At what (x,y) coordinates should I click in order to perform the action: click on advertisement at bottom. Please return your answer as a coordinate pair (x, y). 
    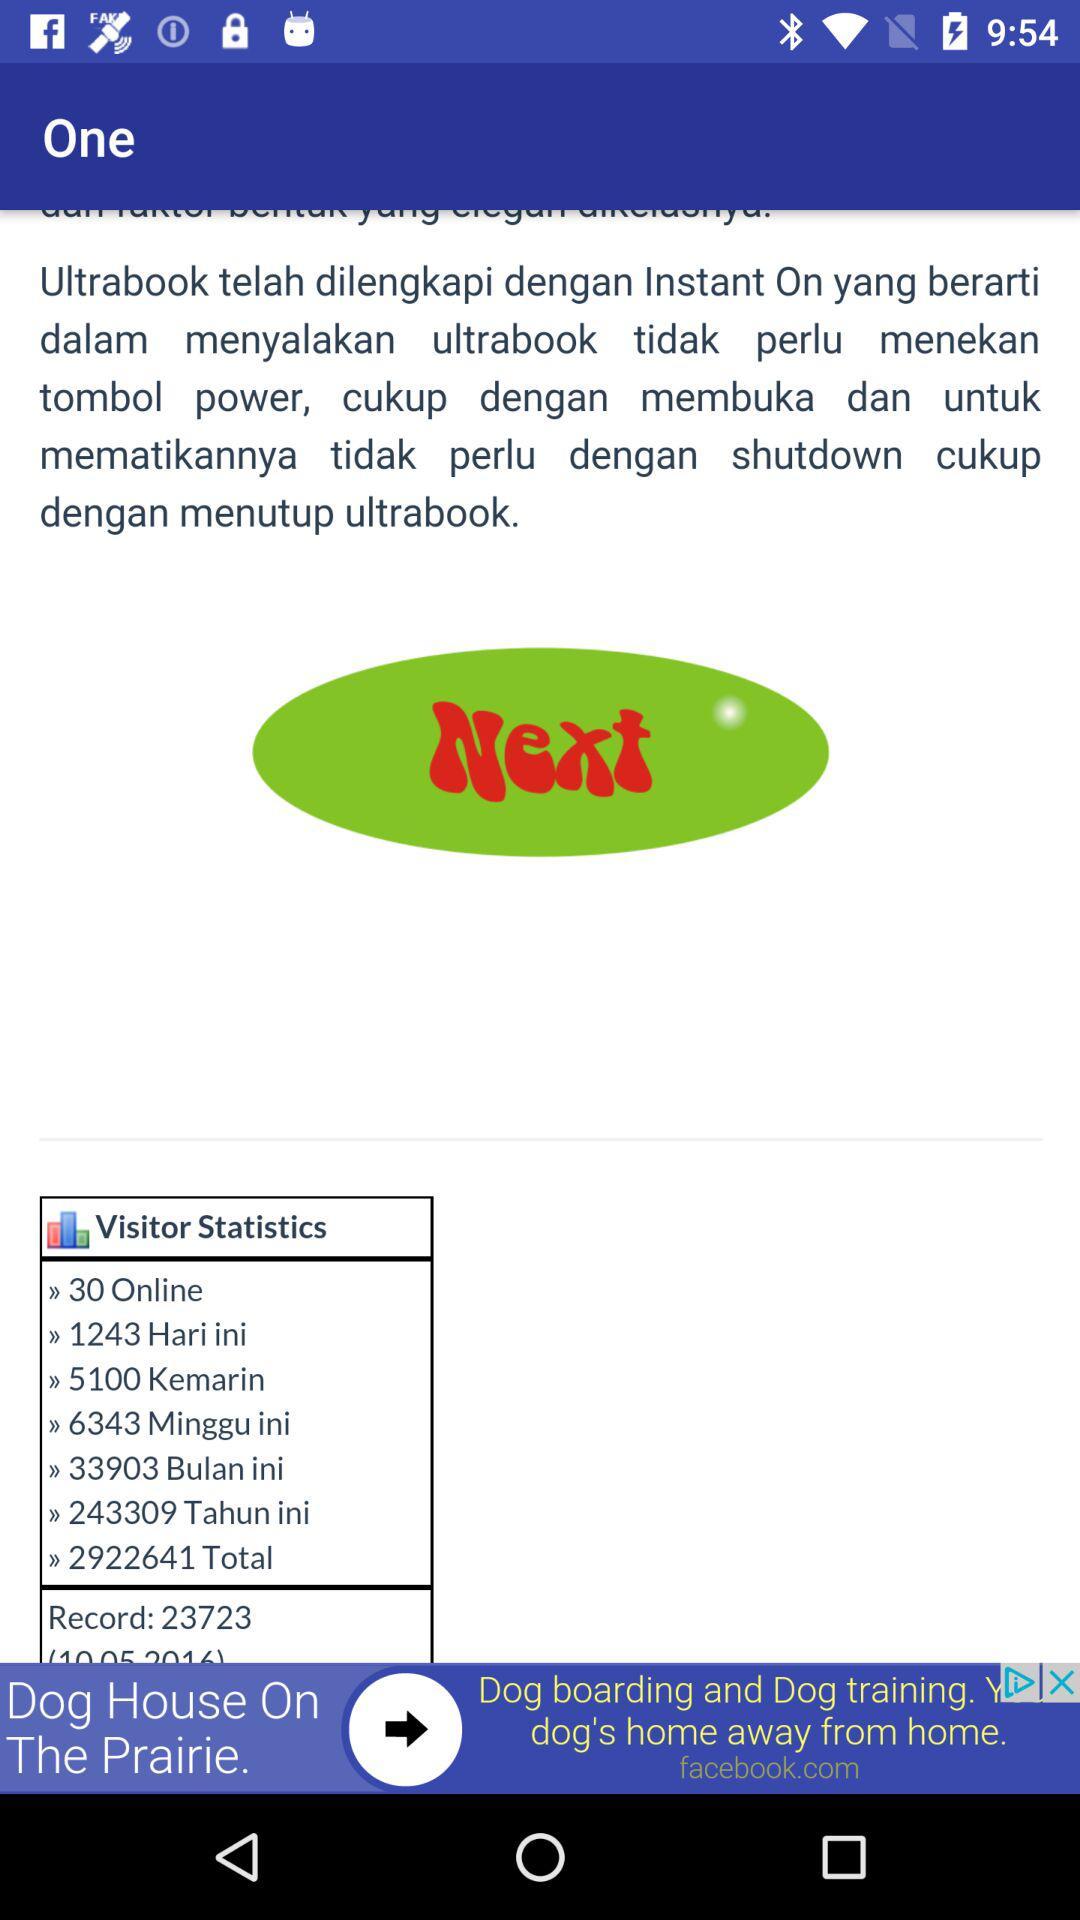
    Looking at the image, I should click on (540, 1727).